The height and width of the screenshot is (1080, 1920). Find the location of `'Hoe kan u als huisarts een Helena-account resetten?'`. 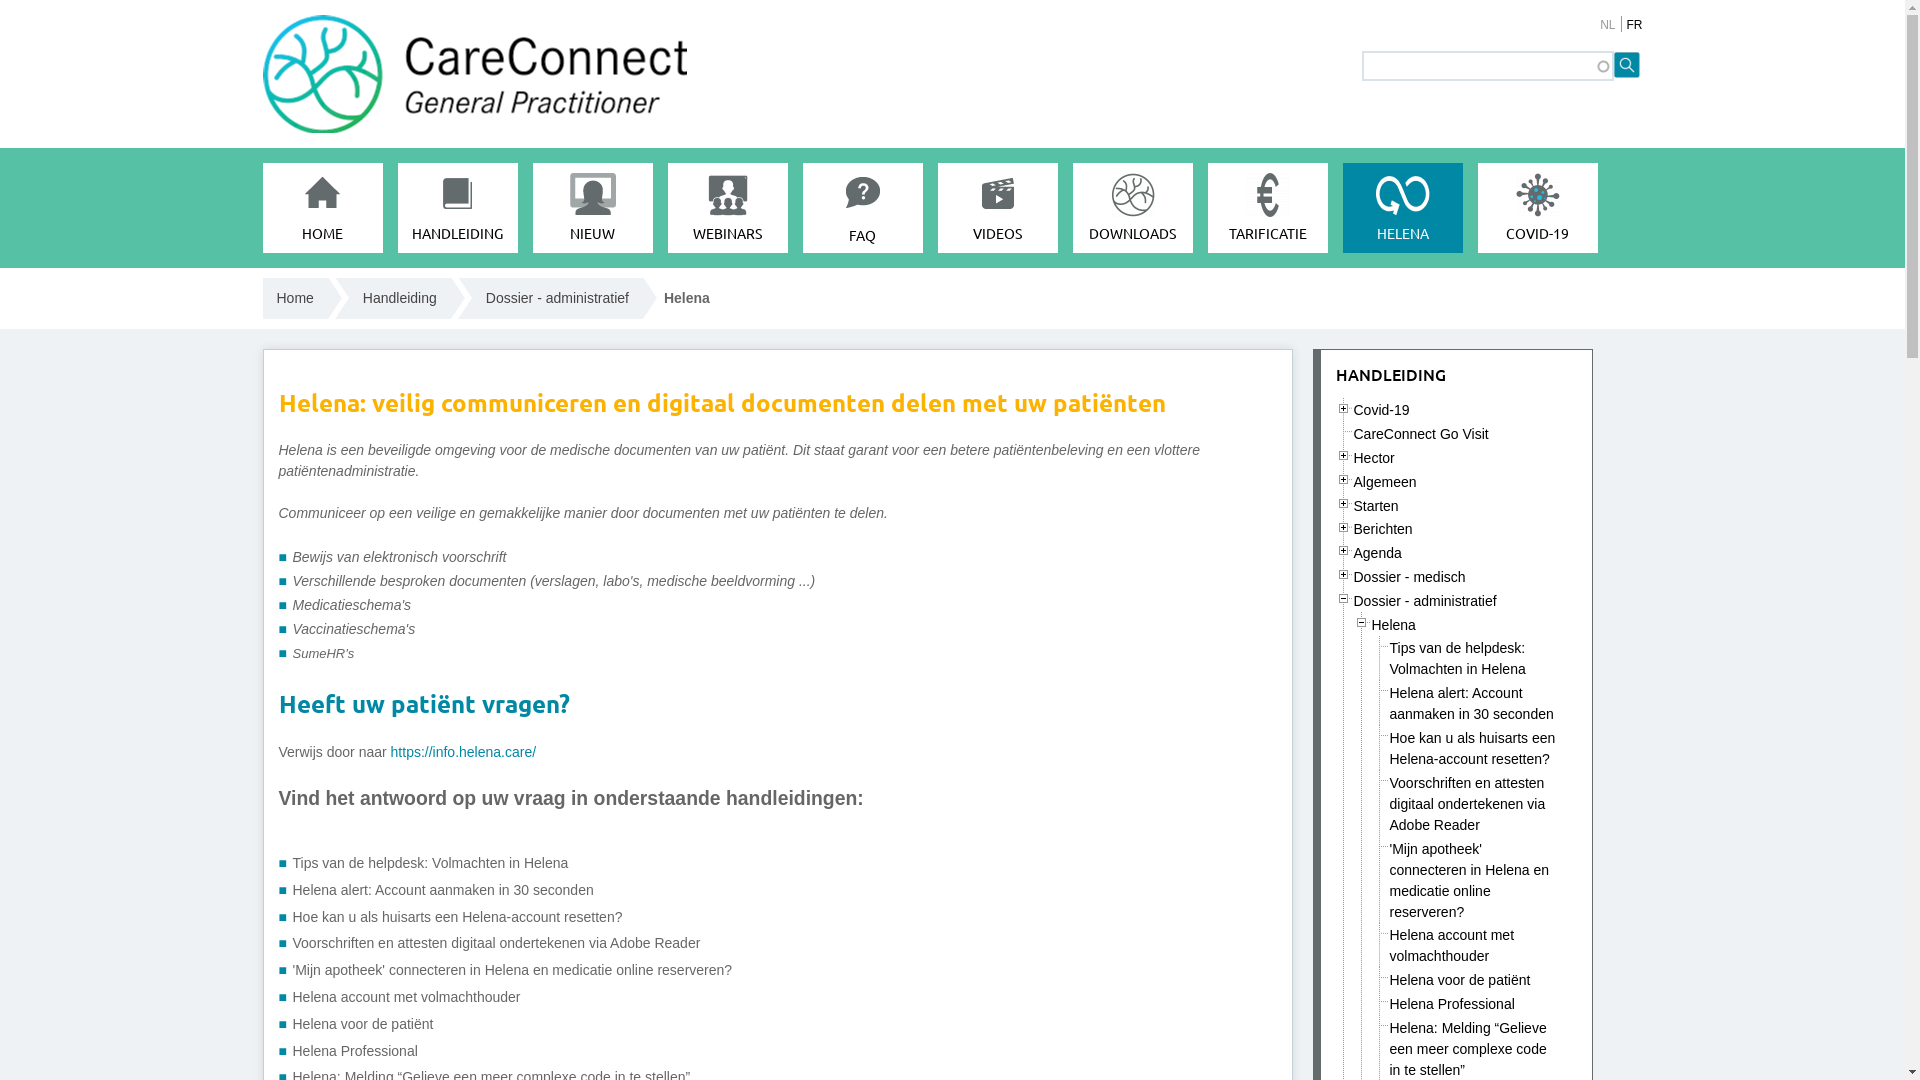

'Hoe kan u als huisarts een Helena-account resetten?' is located at coordinates (455, 917).